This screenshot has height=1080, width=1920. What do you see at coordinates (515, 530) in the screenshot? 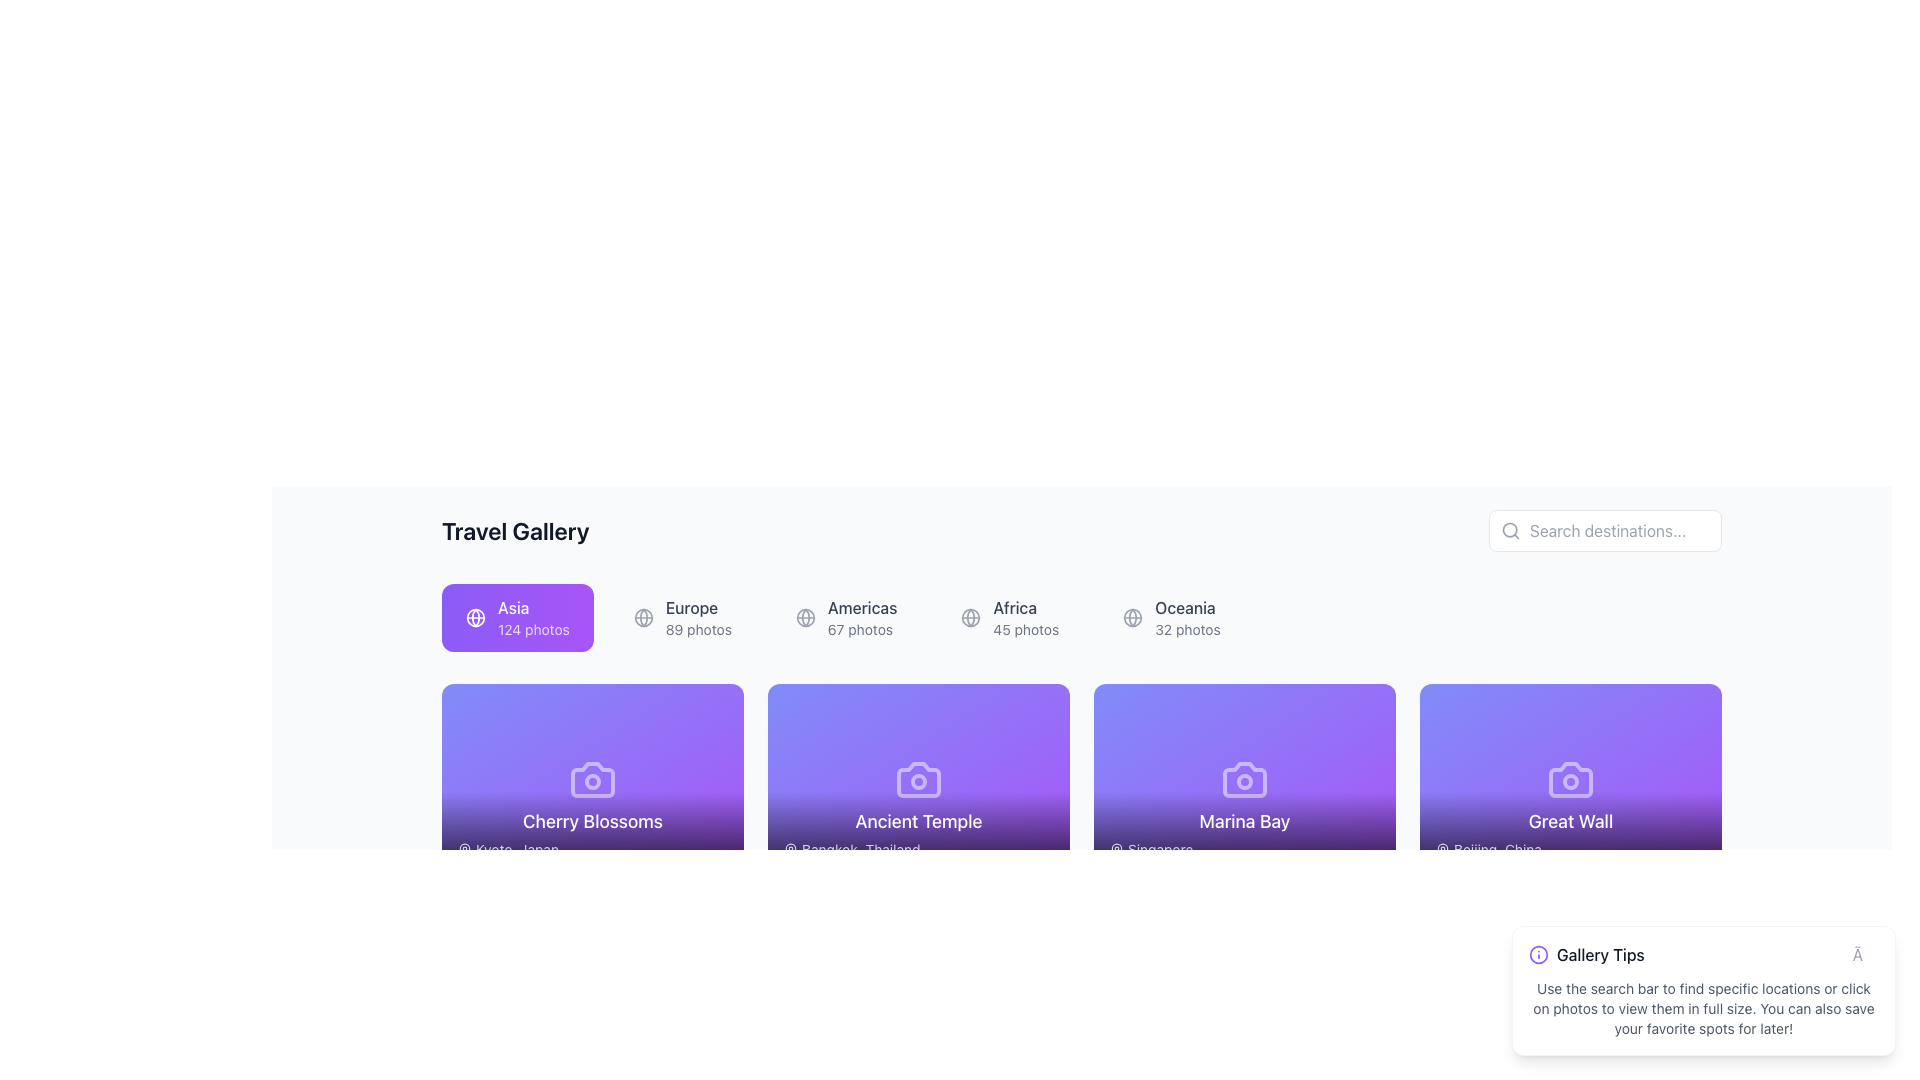
I see `the main title label indicating 'Travel Gallery', which is positioned in the top-left section of the interface, to the left of the search bar and above the category buttons` at bounding box center [515, 530].